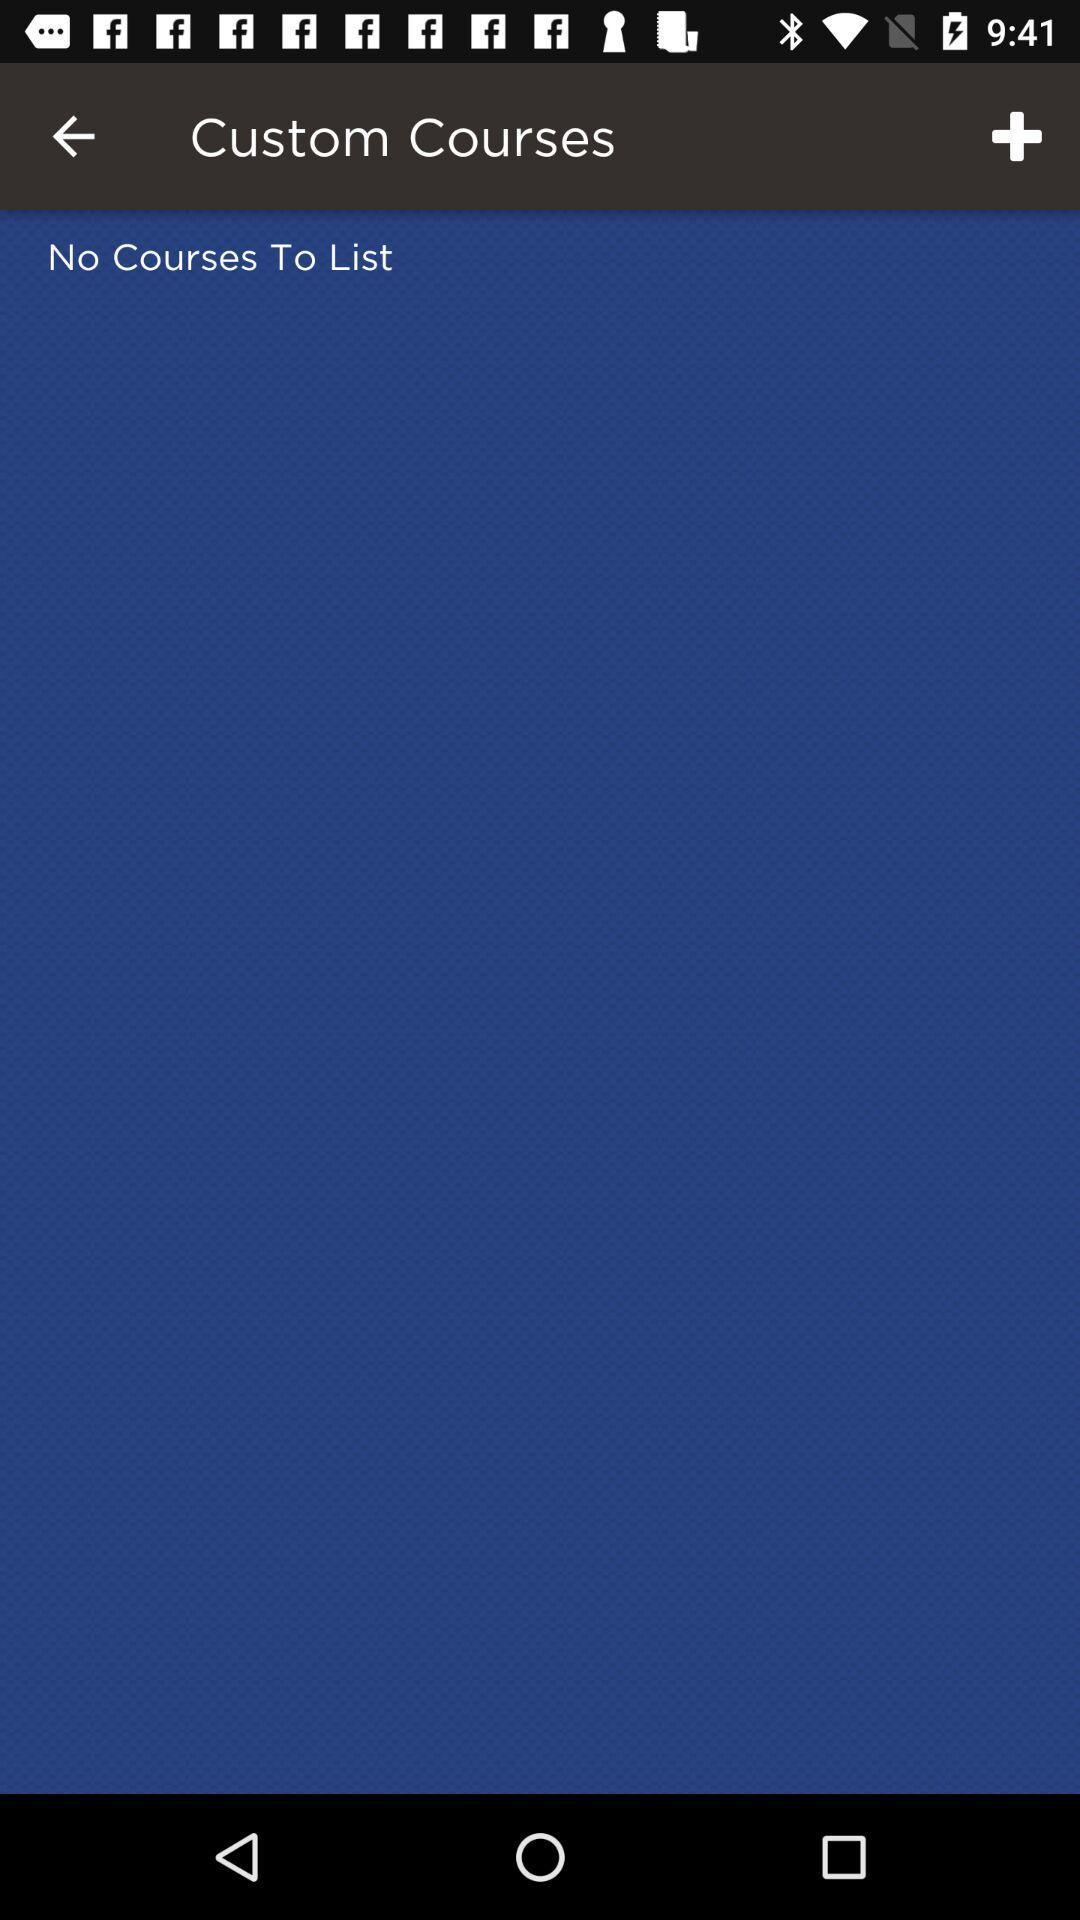 This screenshot has height=1920, width=1080. I want to click on item to the right of the custom courses, so click(1017, 135).